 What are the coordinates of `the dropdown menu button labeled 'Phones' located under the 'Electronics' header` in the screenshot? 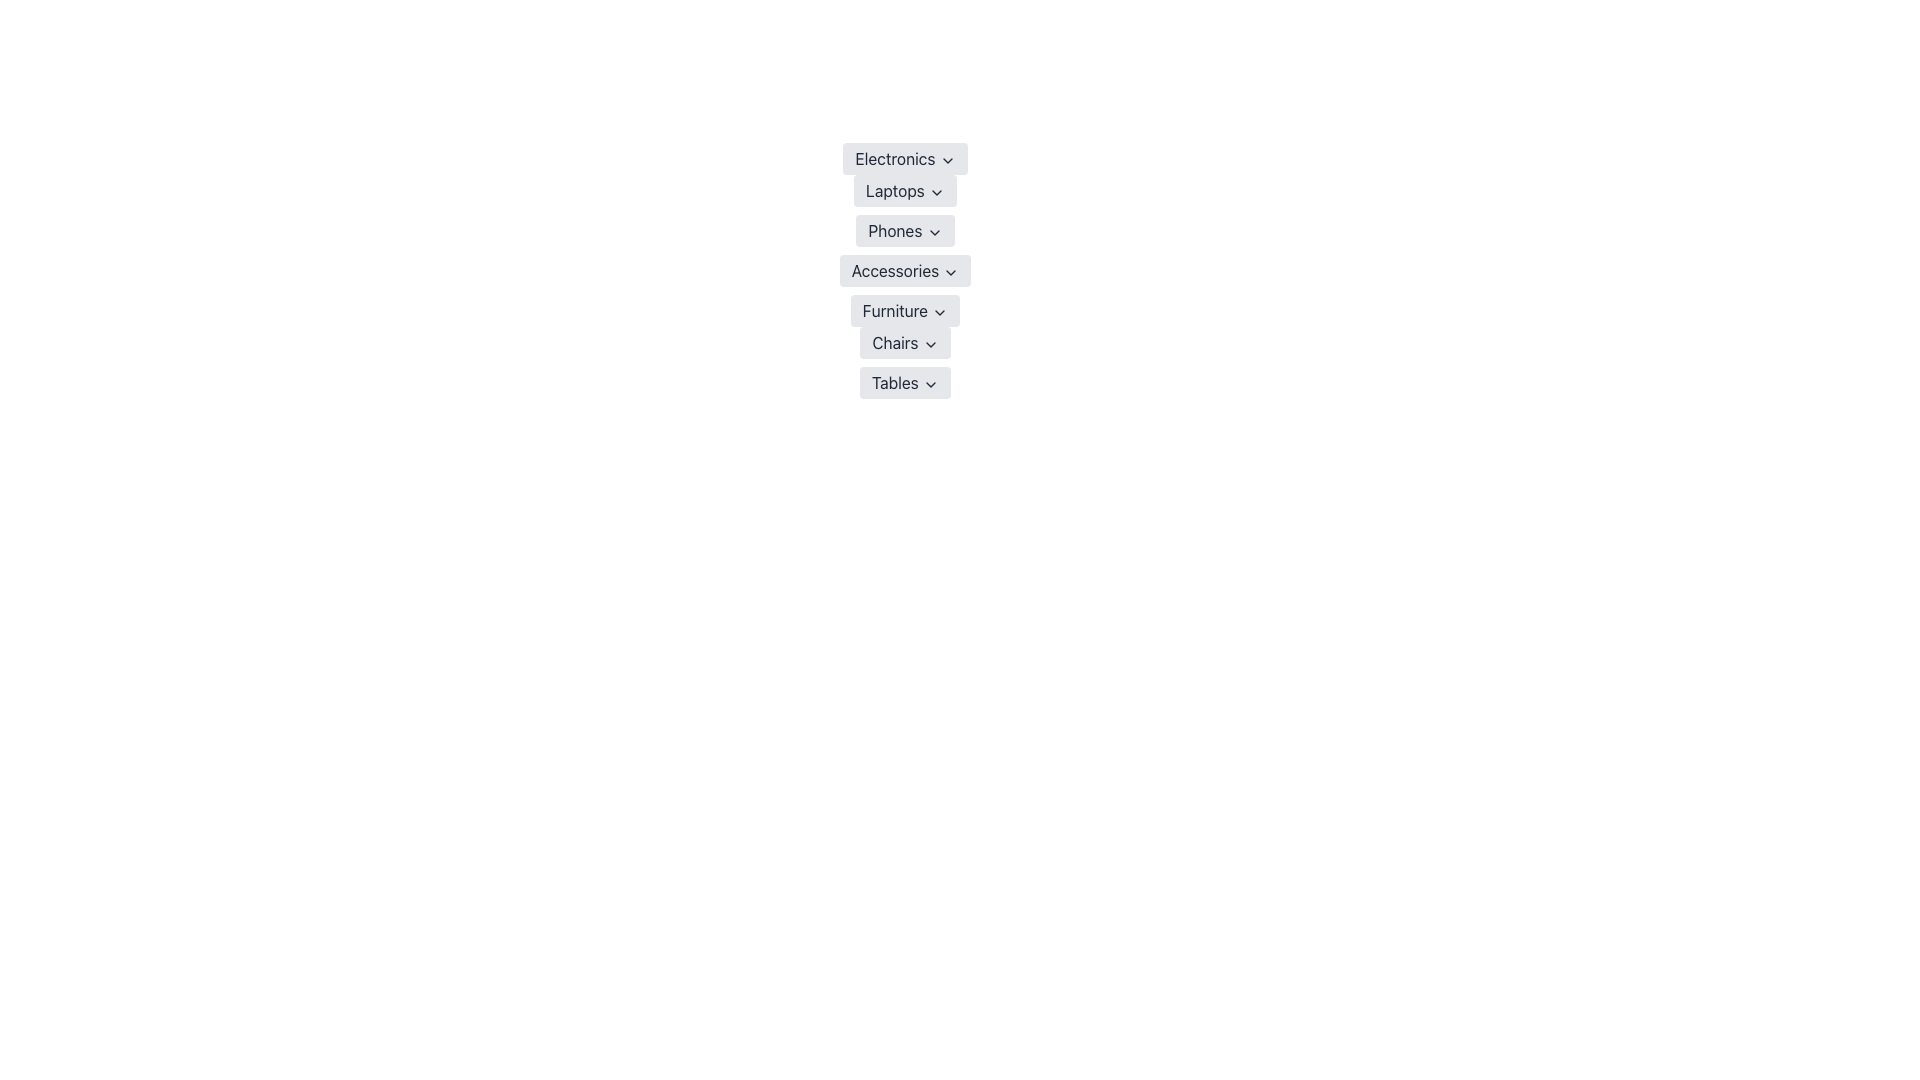 It's located at (904, 230).